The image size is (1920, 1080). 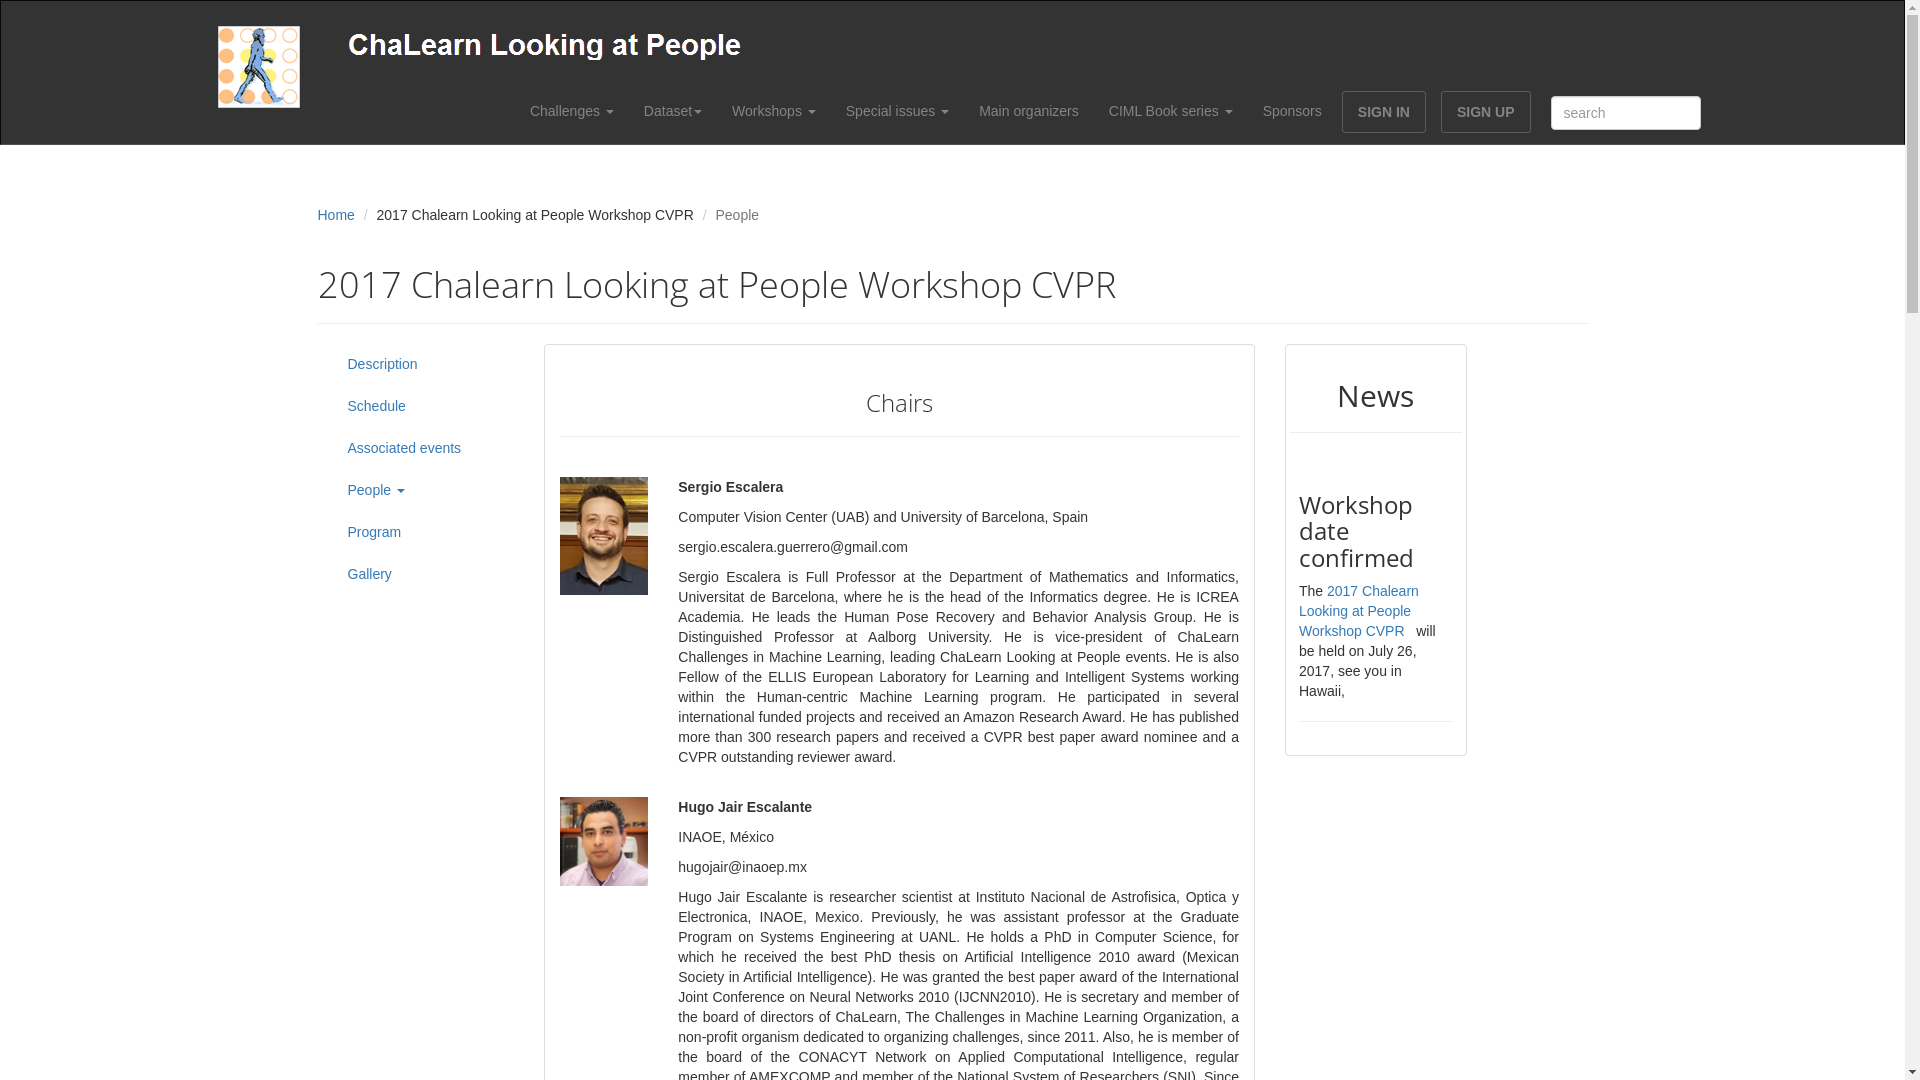 I want to click on 'SIGN IN', so click(x=1382, y=111).